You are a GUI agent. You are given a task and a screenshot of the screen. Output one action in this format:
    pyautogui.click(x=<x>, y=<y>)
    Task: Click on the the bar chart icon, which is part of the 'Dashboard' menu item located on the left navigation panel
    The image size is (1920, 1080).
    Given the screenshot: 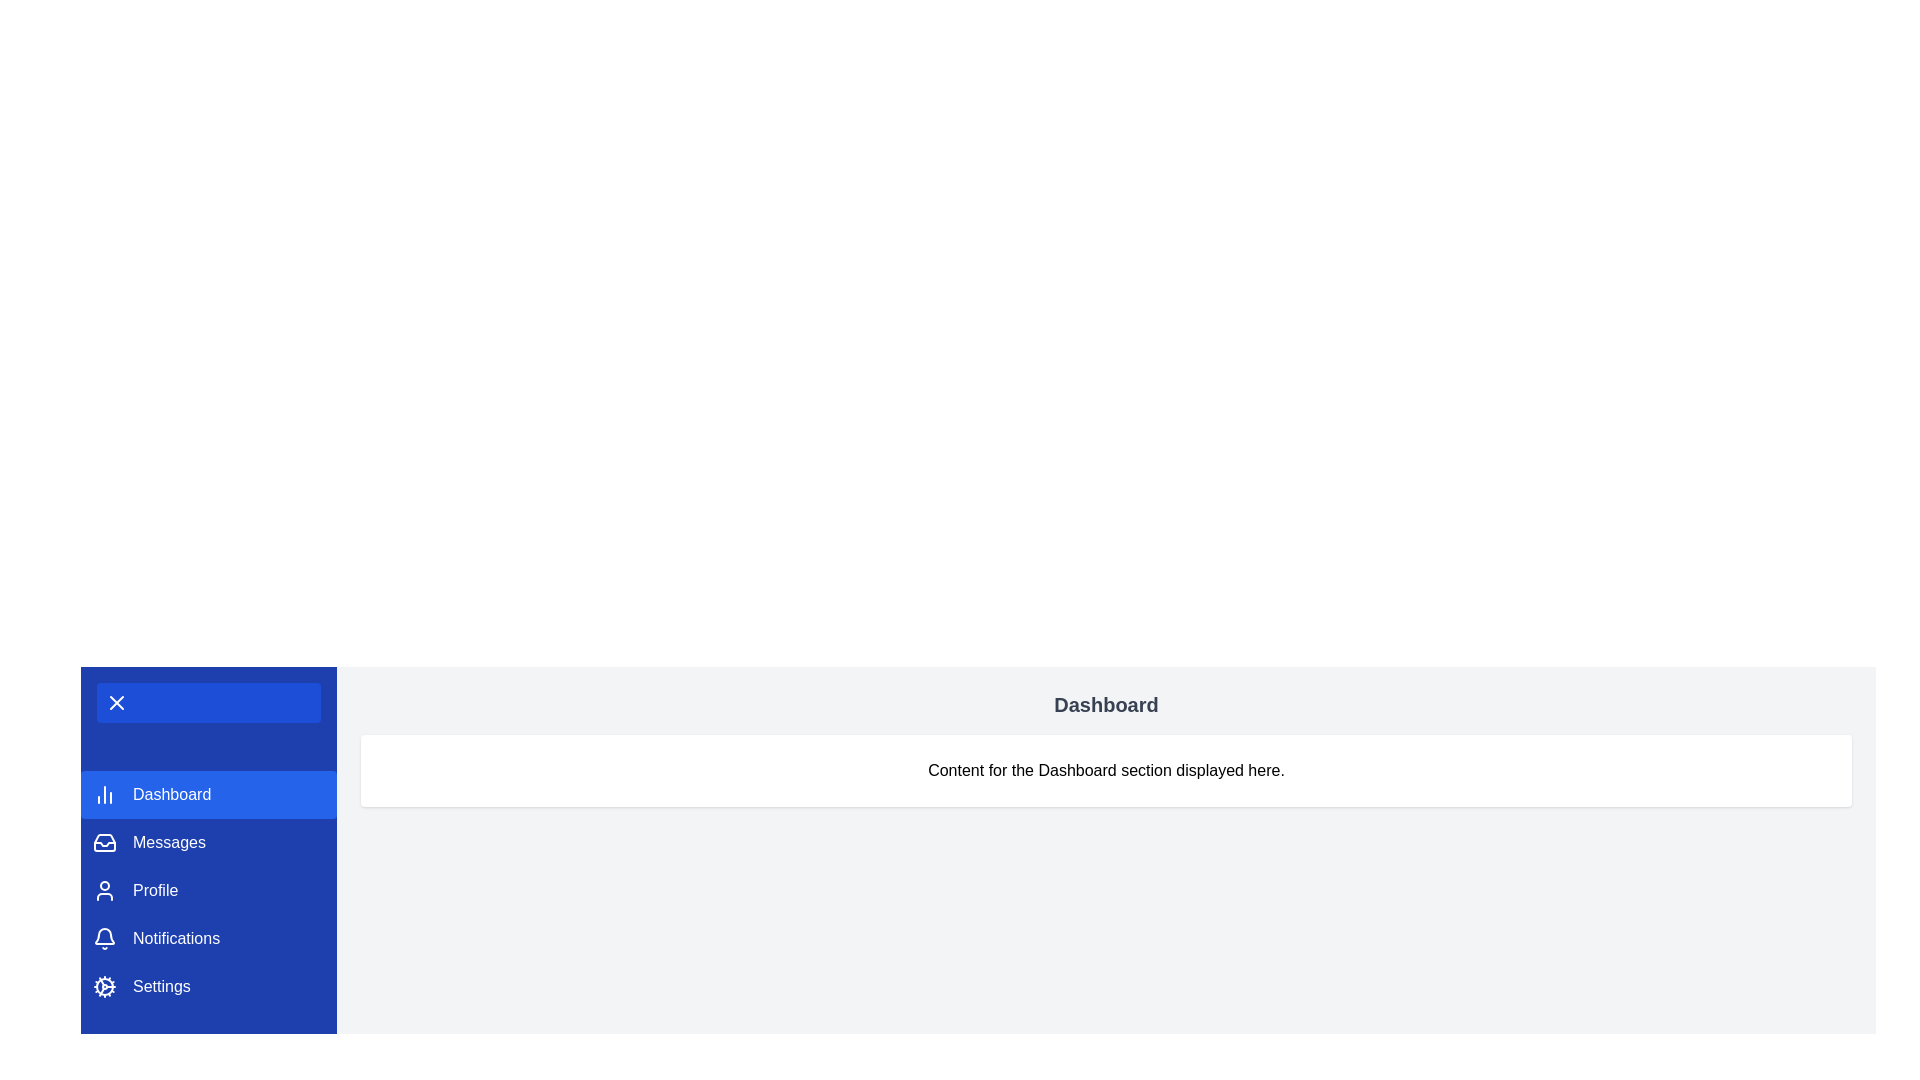 What is the action you would take?
    pyautogui.click(x=104, y=793)
    